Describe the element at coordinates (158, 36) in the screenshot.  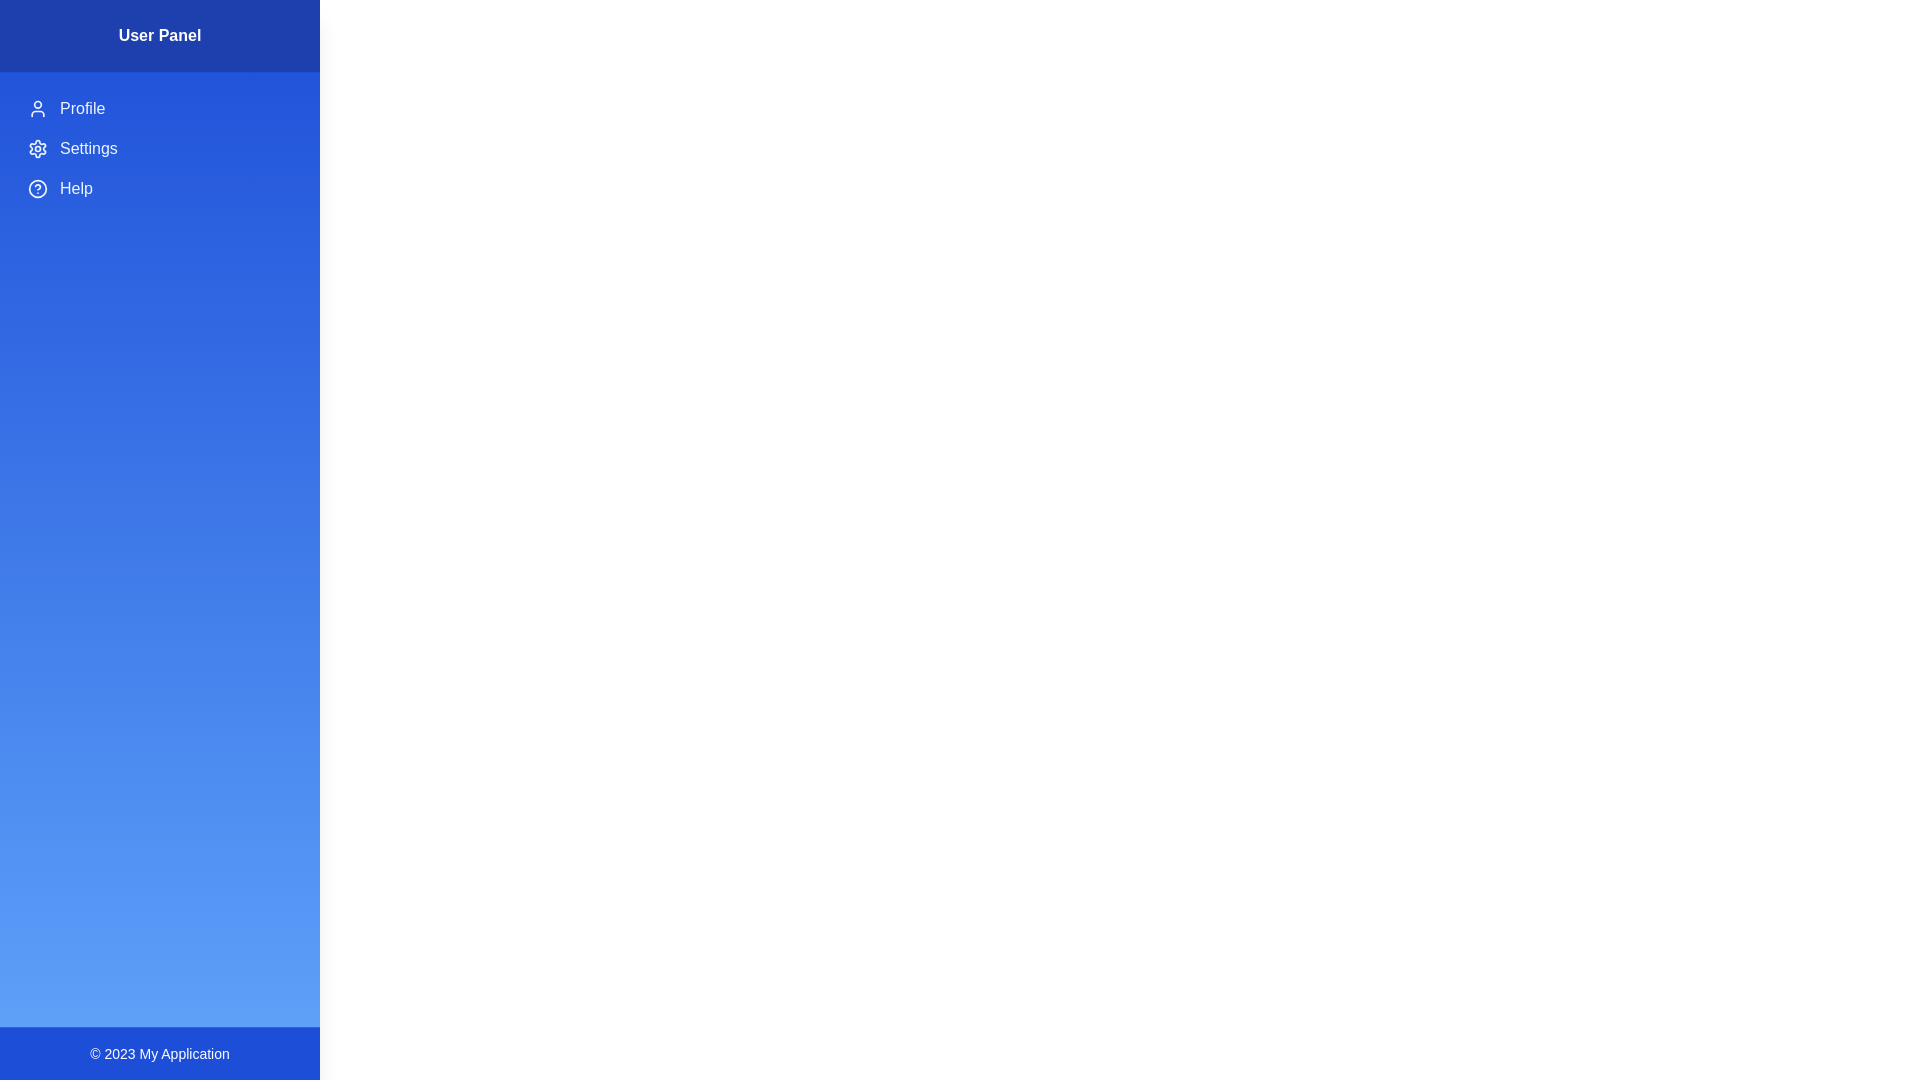
I see `the center of the header text 'User Panel'` at that location.